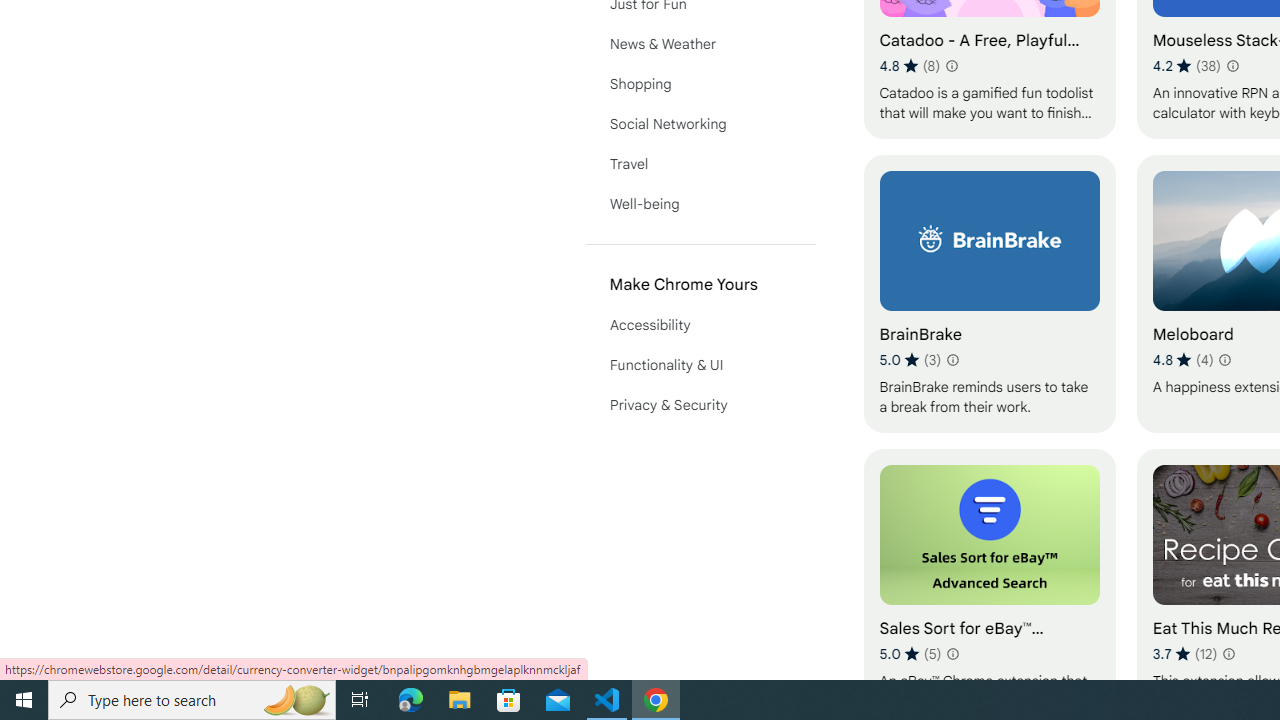  I want to click on 'News & Weather', so click(700, 43).